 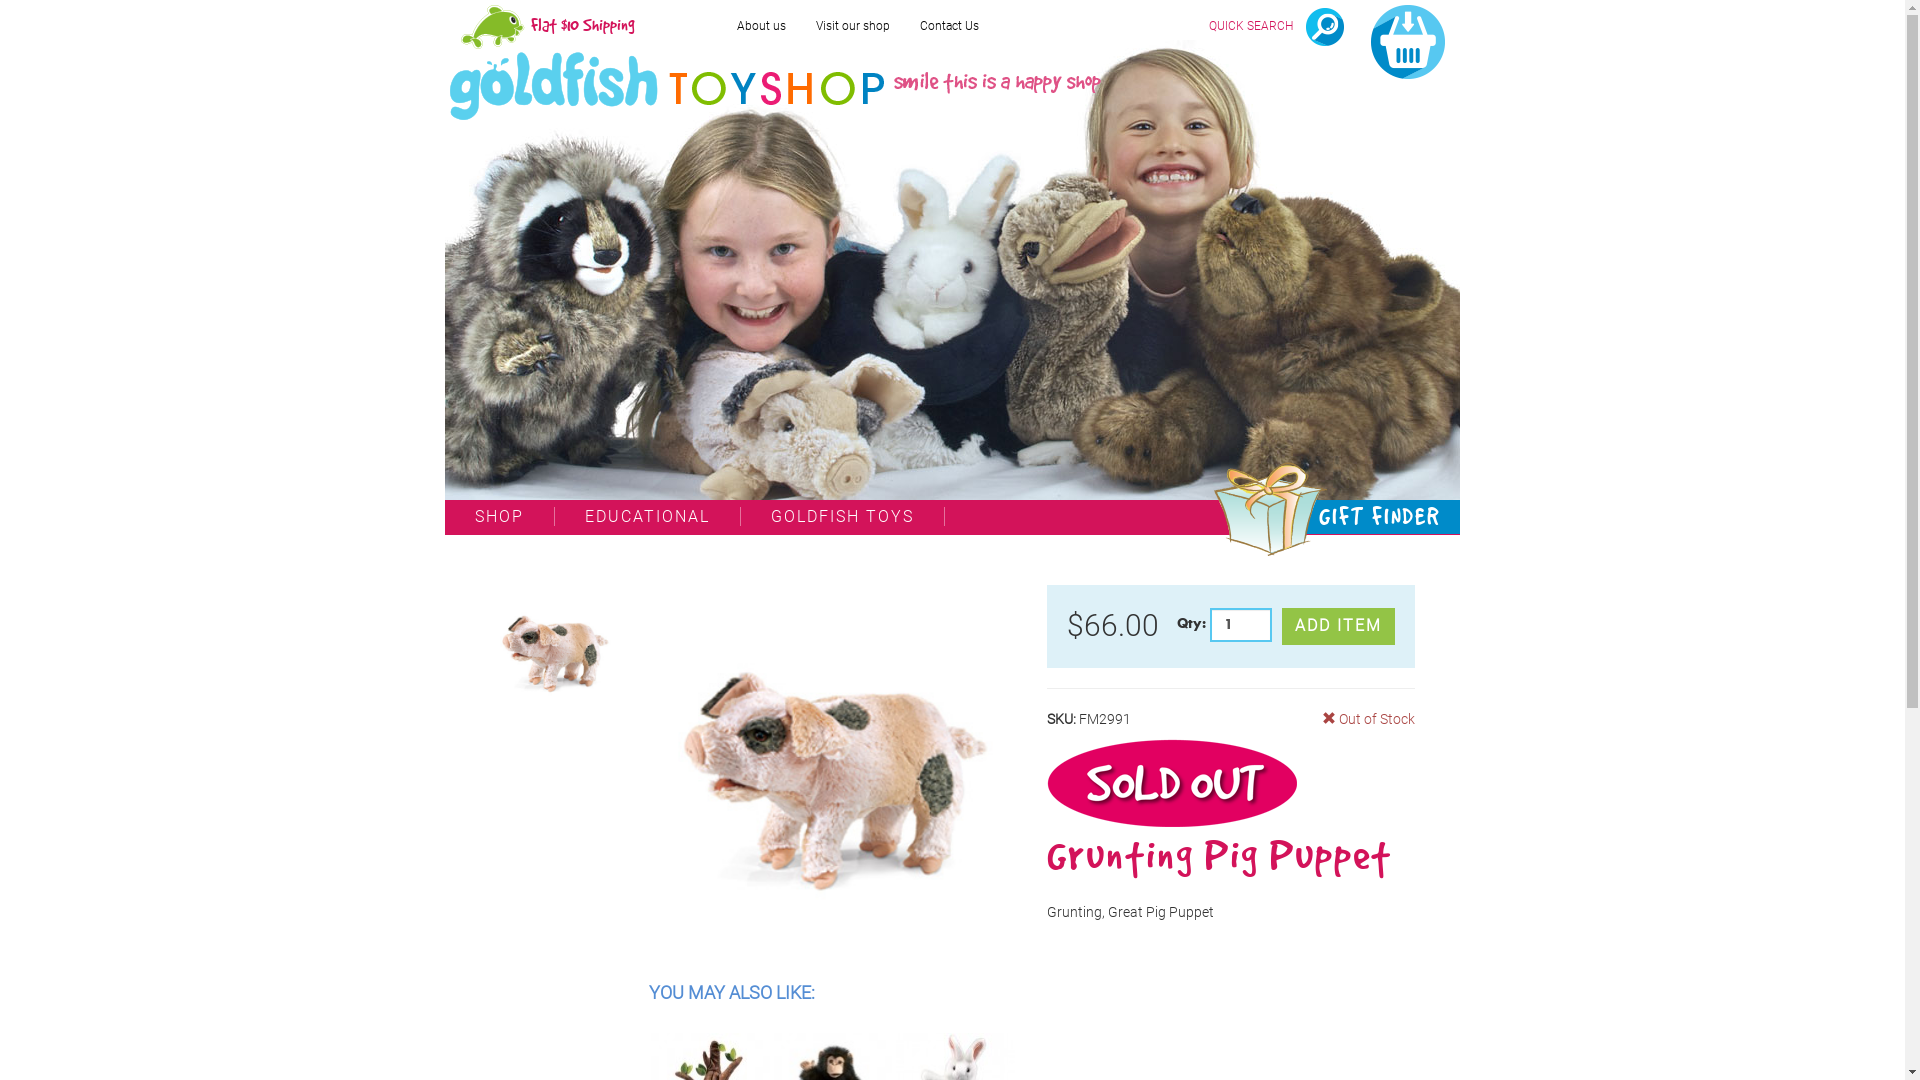 I want to click on 'QUICK SEARCH', so click(x=1275, y=26).